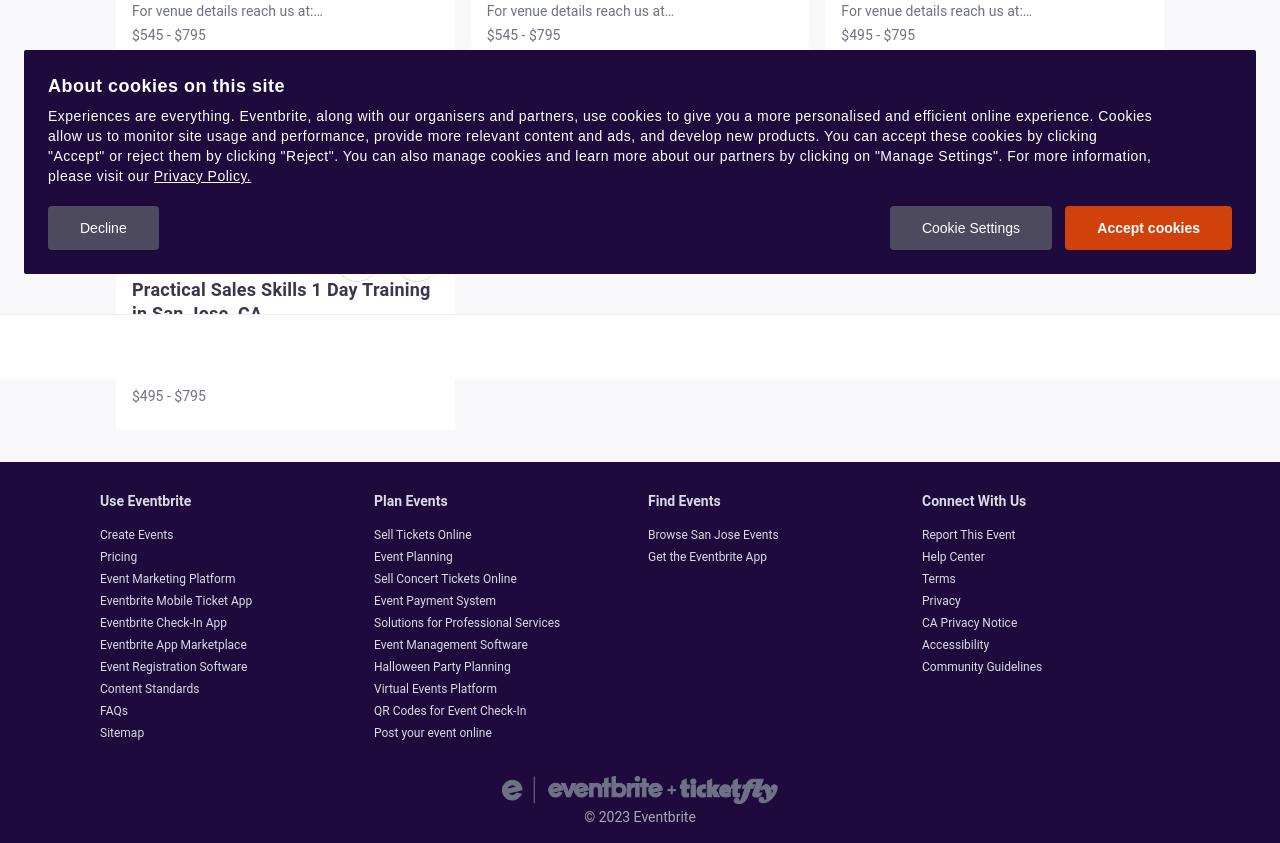 The height and width of the screenshot is (843, 1280). Describe the element at coordinates (112, 710) in the screenshot. I see `'FAQs'` at that location.